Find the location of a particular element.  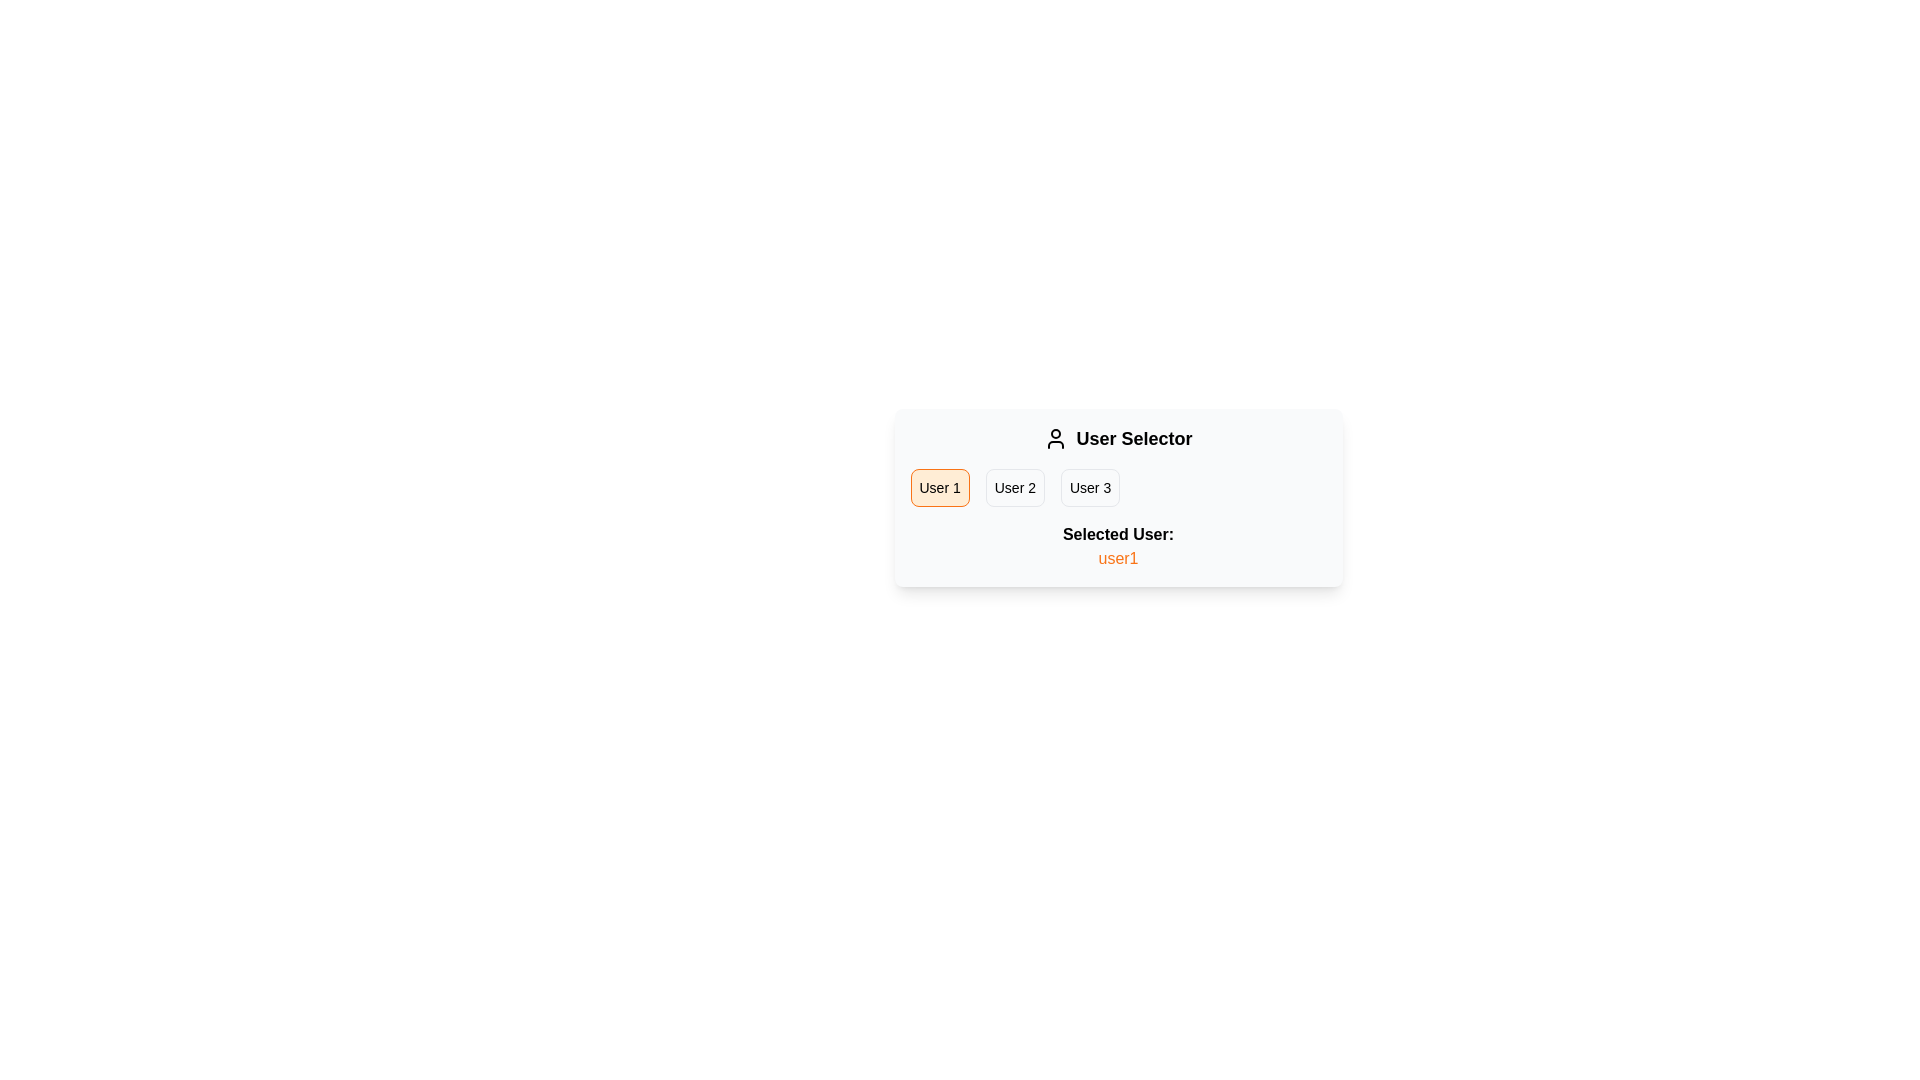

the button labeled 'User 3' is located at coordinates (1089, 488).